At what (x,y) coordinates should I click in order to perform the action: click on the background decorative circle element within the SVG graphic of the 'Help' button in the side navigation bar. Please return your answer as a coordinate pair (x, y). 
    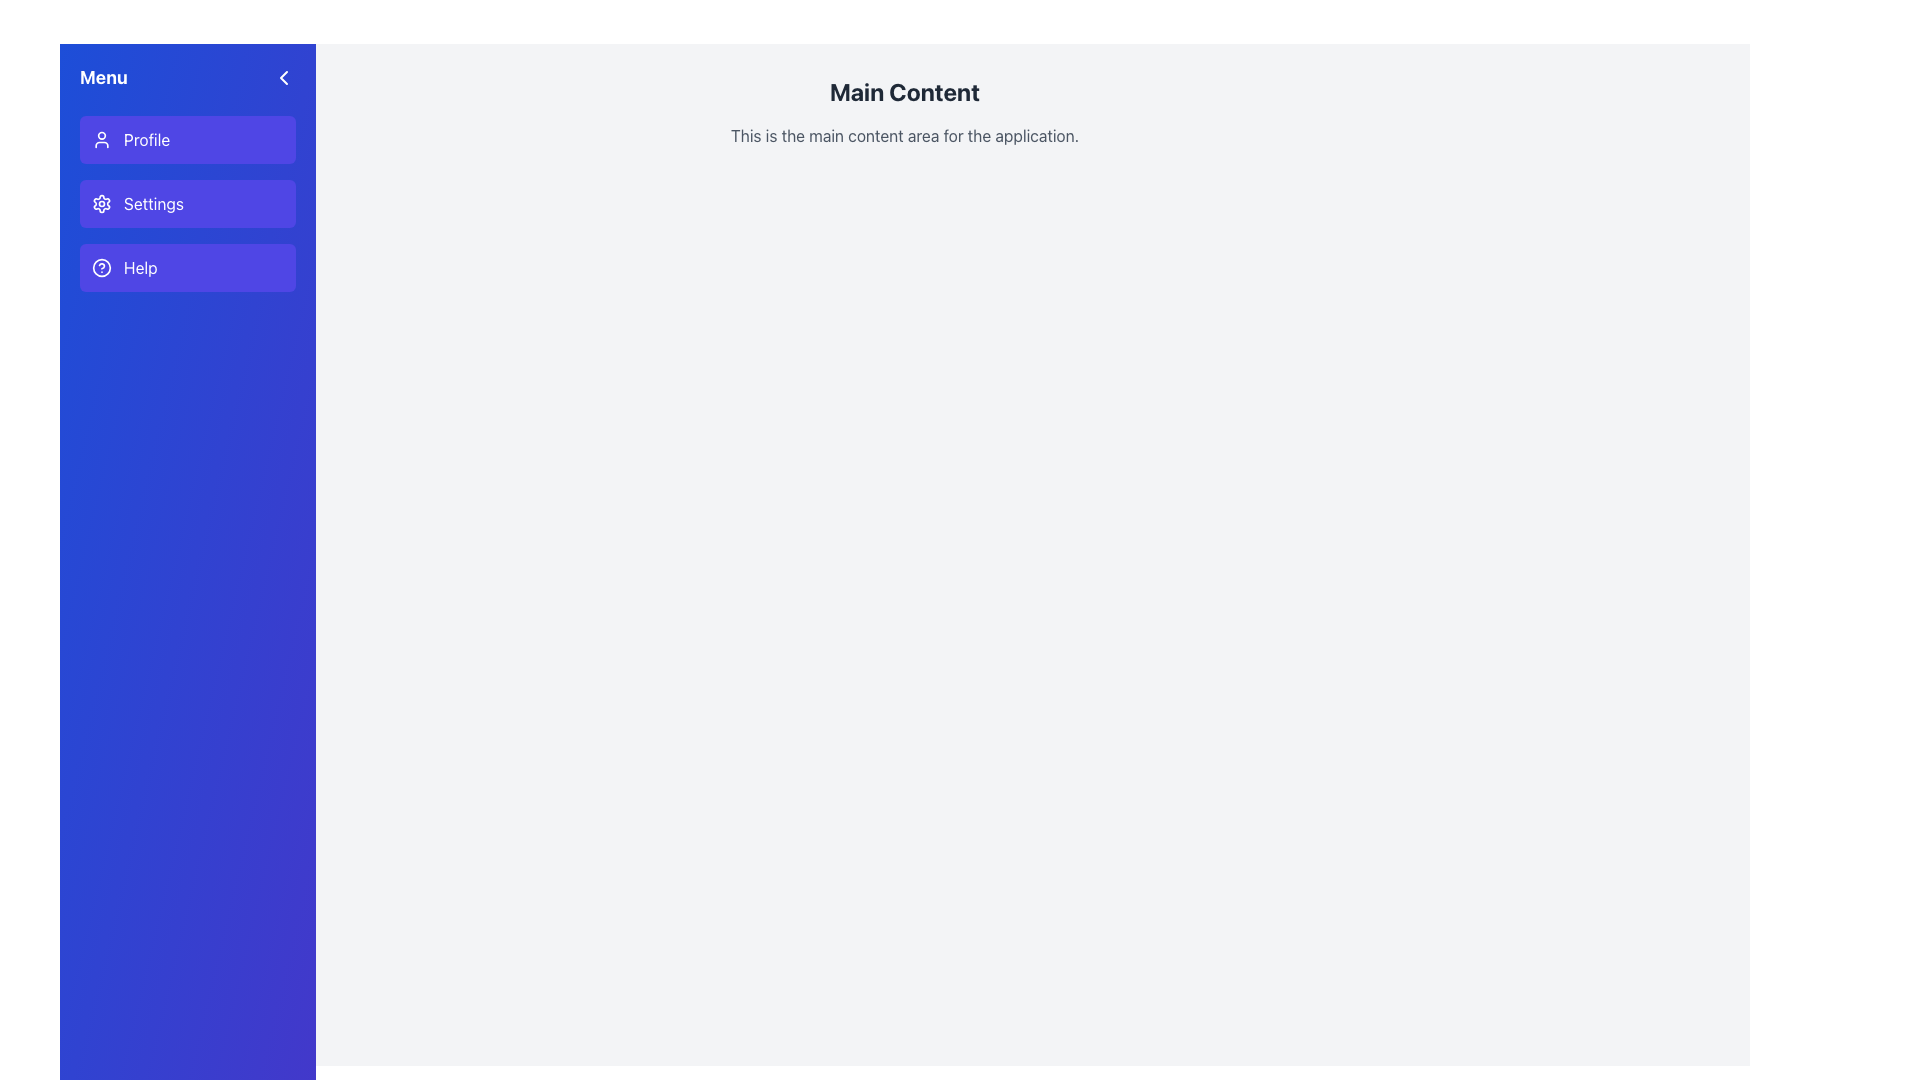
    Looking at the image, I should click on (100, 266).